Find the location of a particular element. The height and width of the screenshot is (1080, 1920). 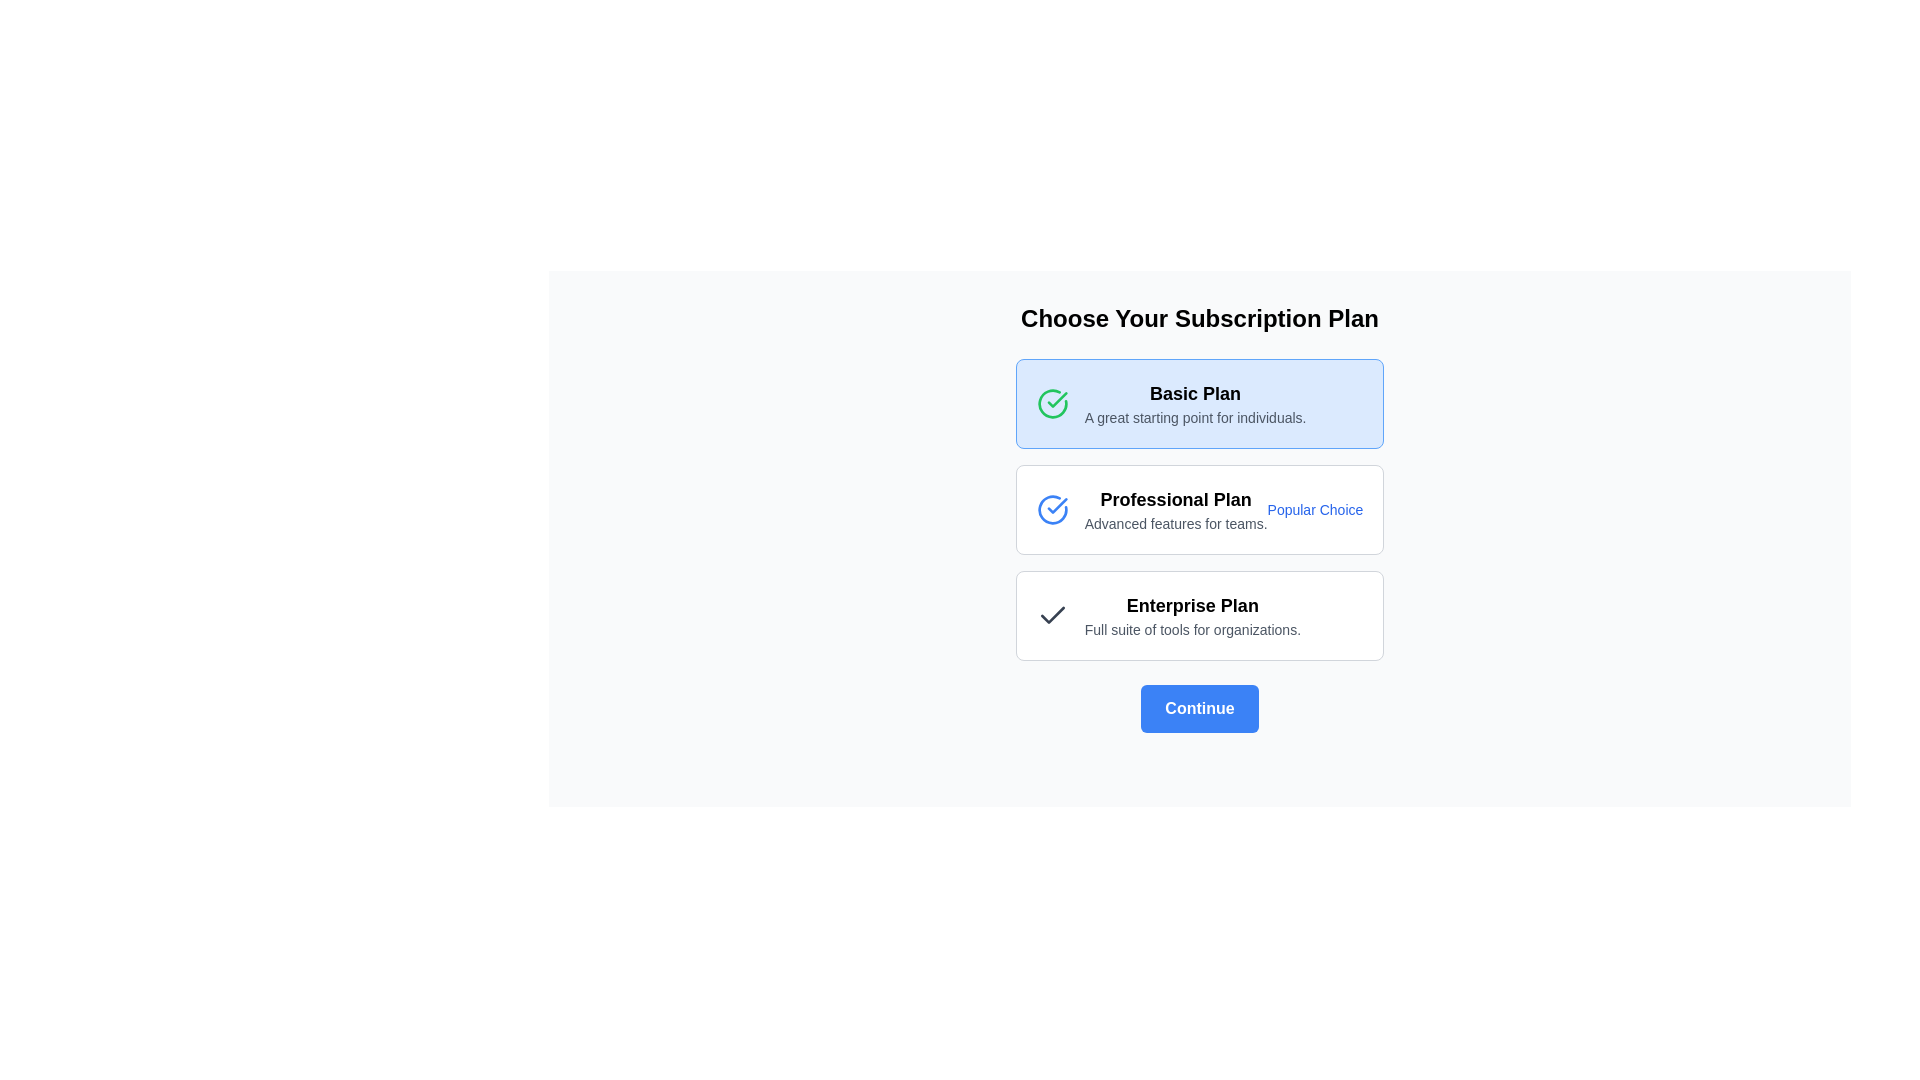

text from the bold heading that says 'Choose Your Subscription Plan', which is centrally aligned at the top of the subscription selection interface is located at coordinates (1200, 318).